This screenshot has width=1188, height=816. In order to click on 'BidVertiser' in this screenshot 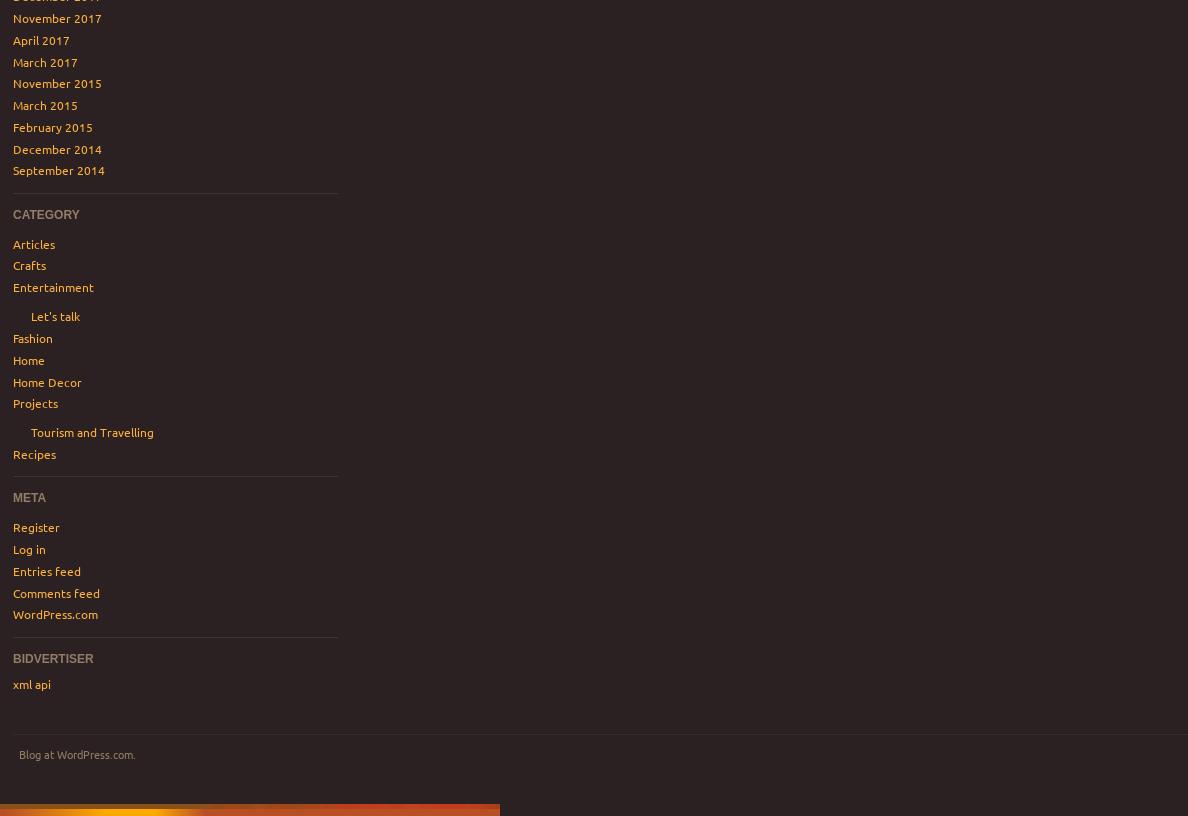, I will do `click(11, 657)`.